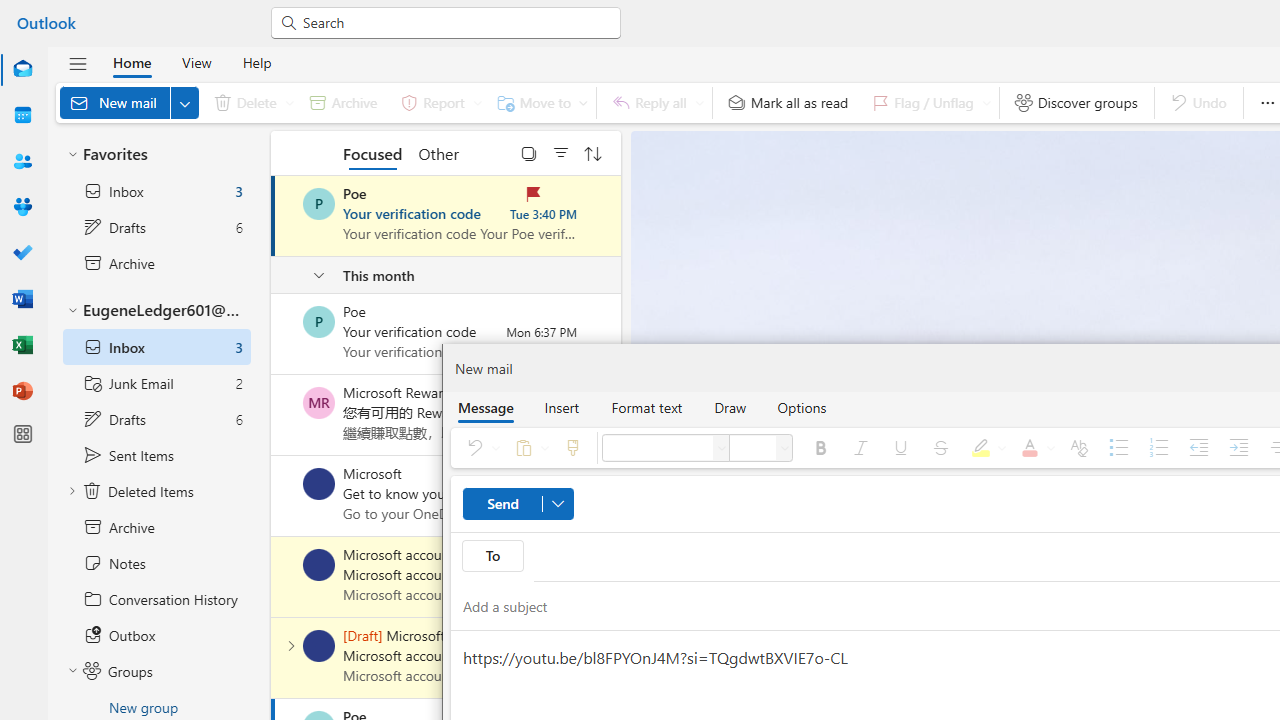 Image resolution: width=1280 pixels, height=720 pixels. What do you see at coordinates (78, 62) in the screenshot?
I see `'Hide navigation pane'` at bounding box center [78, 62].